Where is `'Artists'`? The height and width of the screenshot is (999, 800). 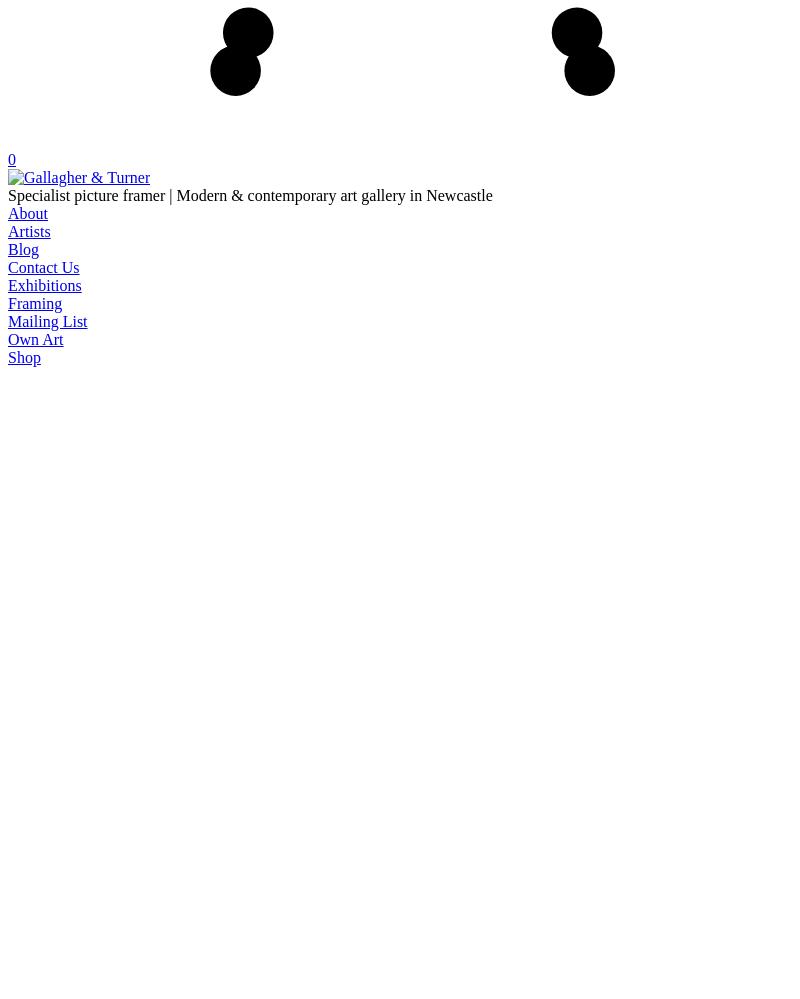
'Artists' is located at coordinates (28, 230).